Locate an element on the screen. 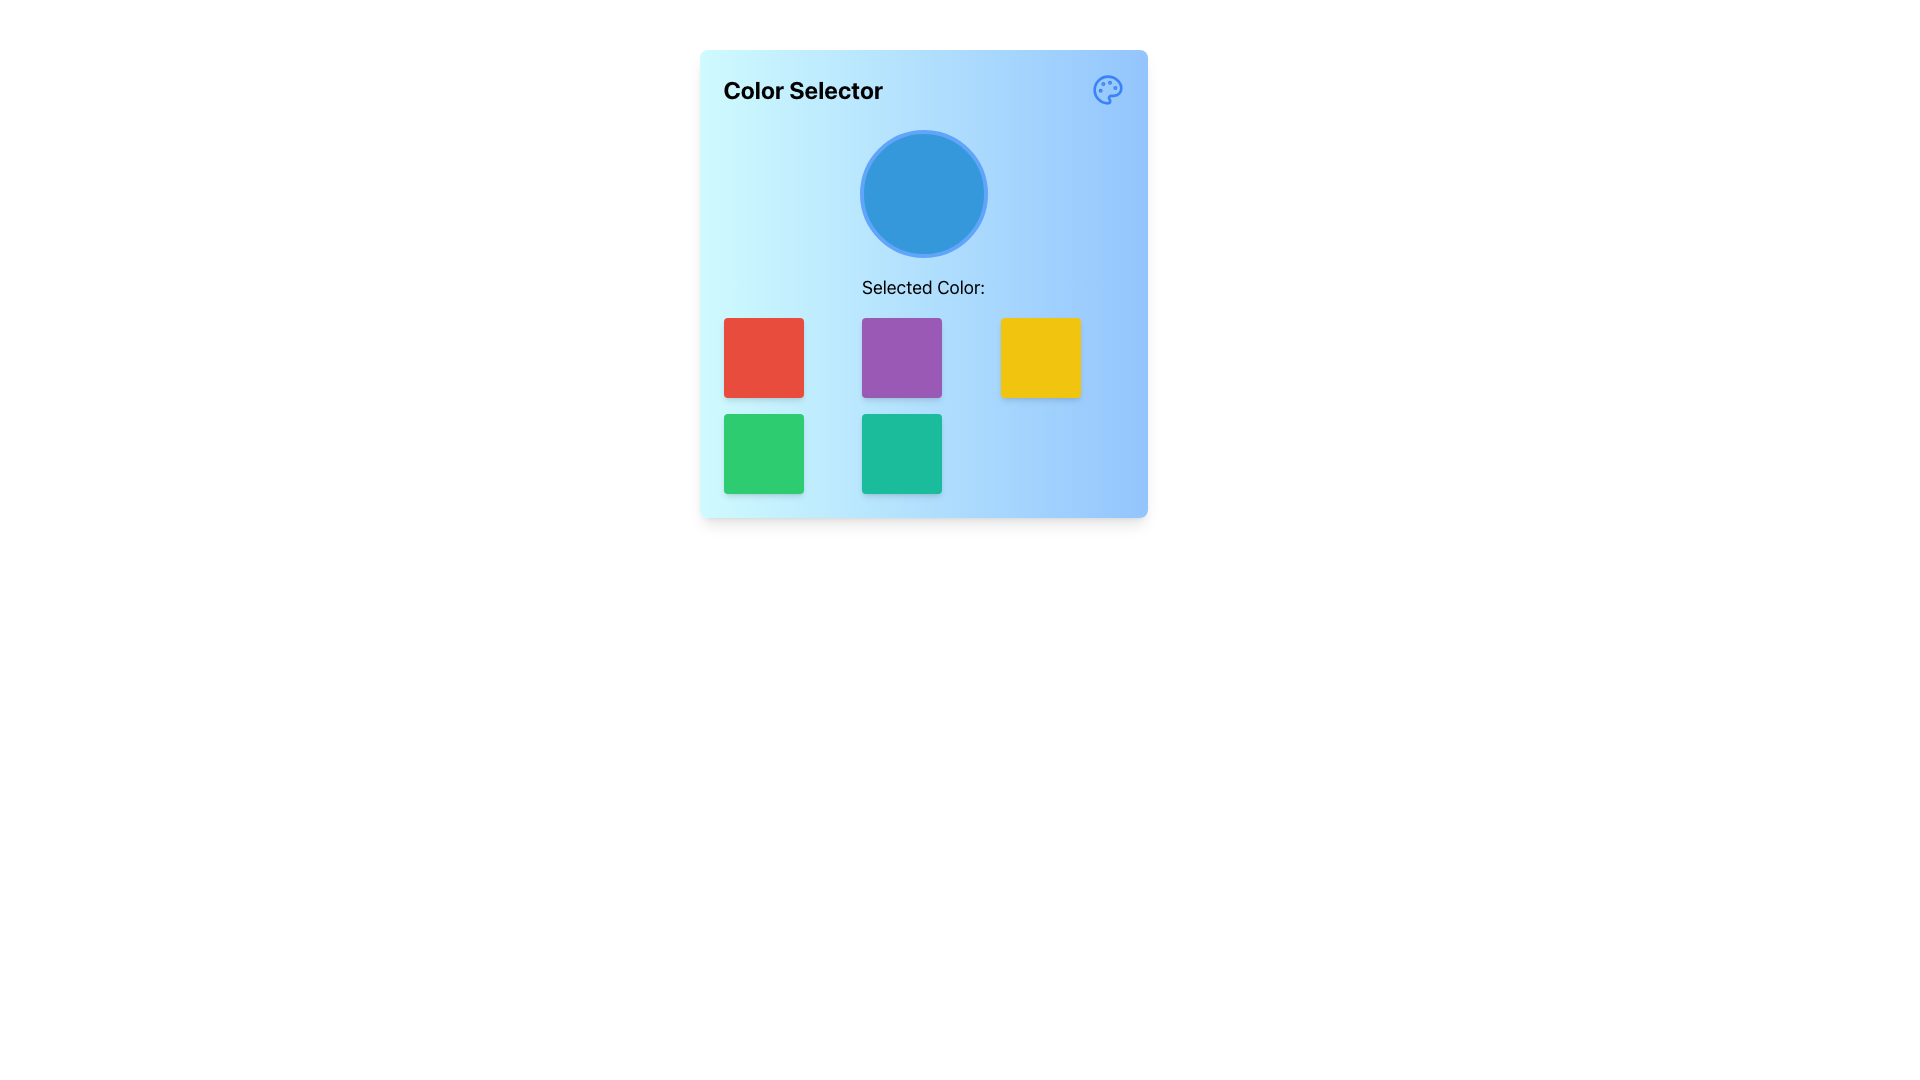  the fifth colored square selector in the Color Selector interface is located at coordinates (922, 454).